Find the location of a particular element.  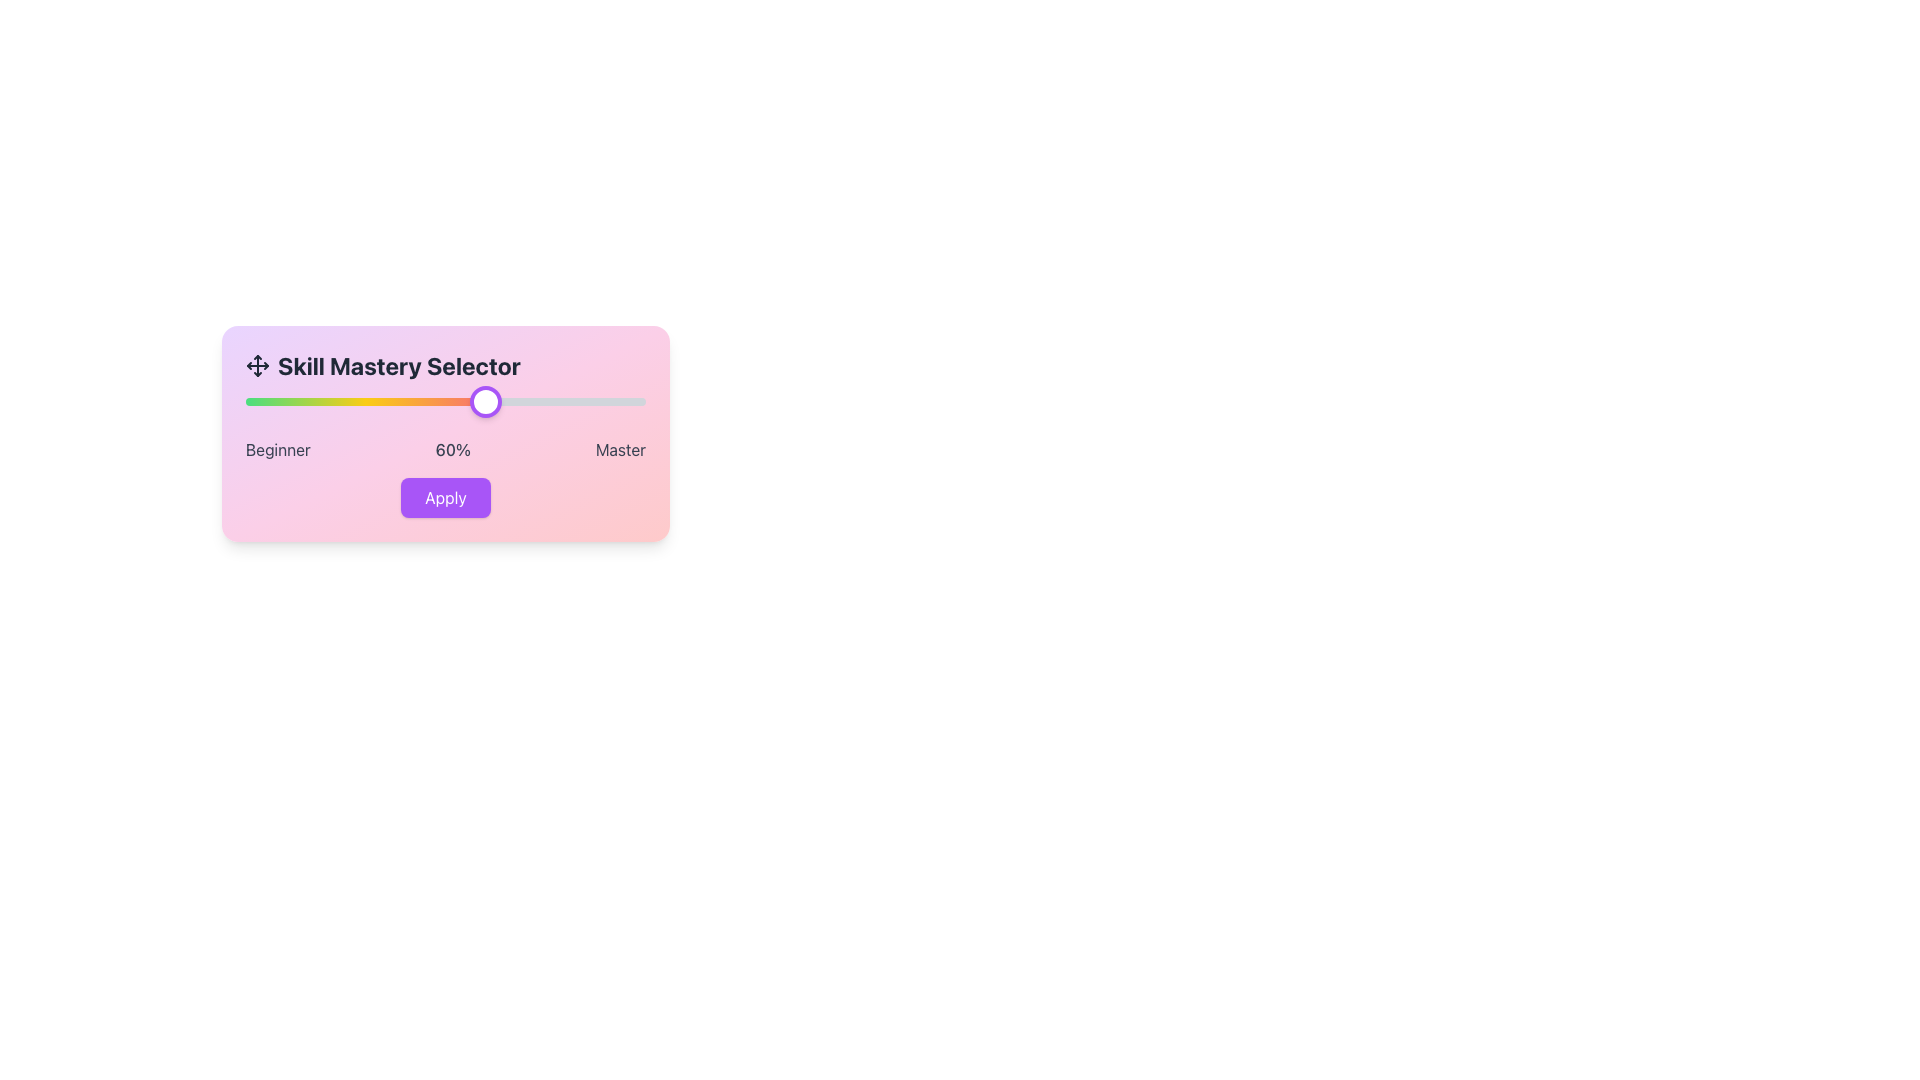

the vector graphic icon representing four arrows pointing outward in a cross formation, located to the left of the 'Skill Mastery Selector' text in the header section is located at coordinates (257, 366).